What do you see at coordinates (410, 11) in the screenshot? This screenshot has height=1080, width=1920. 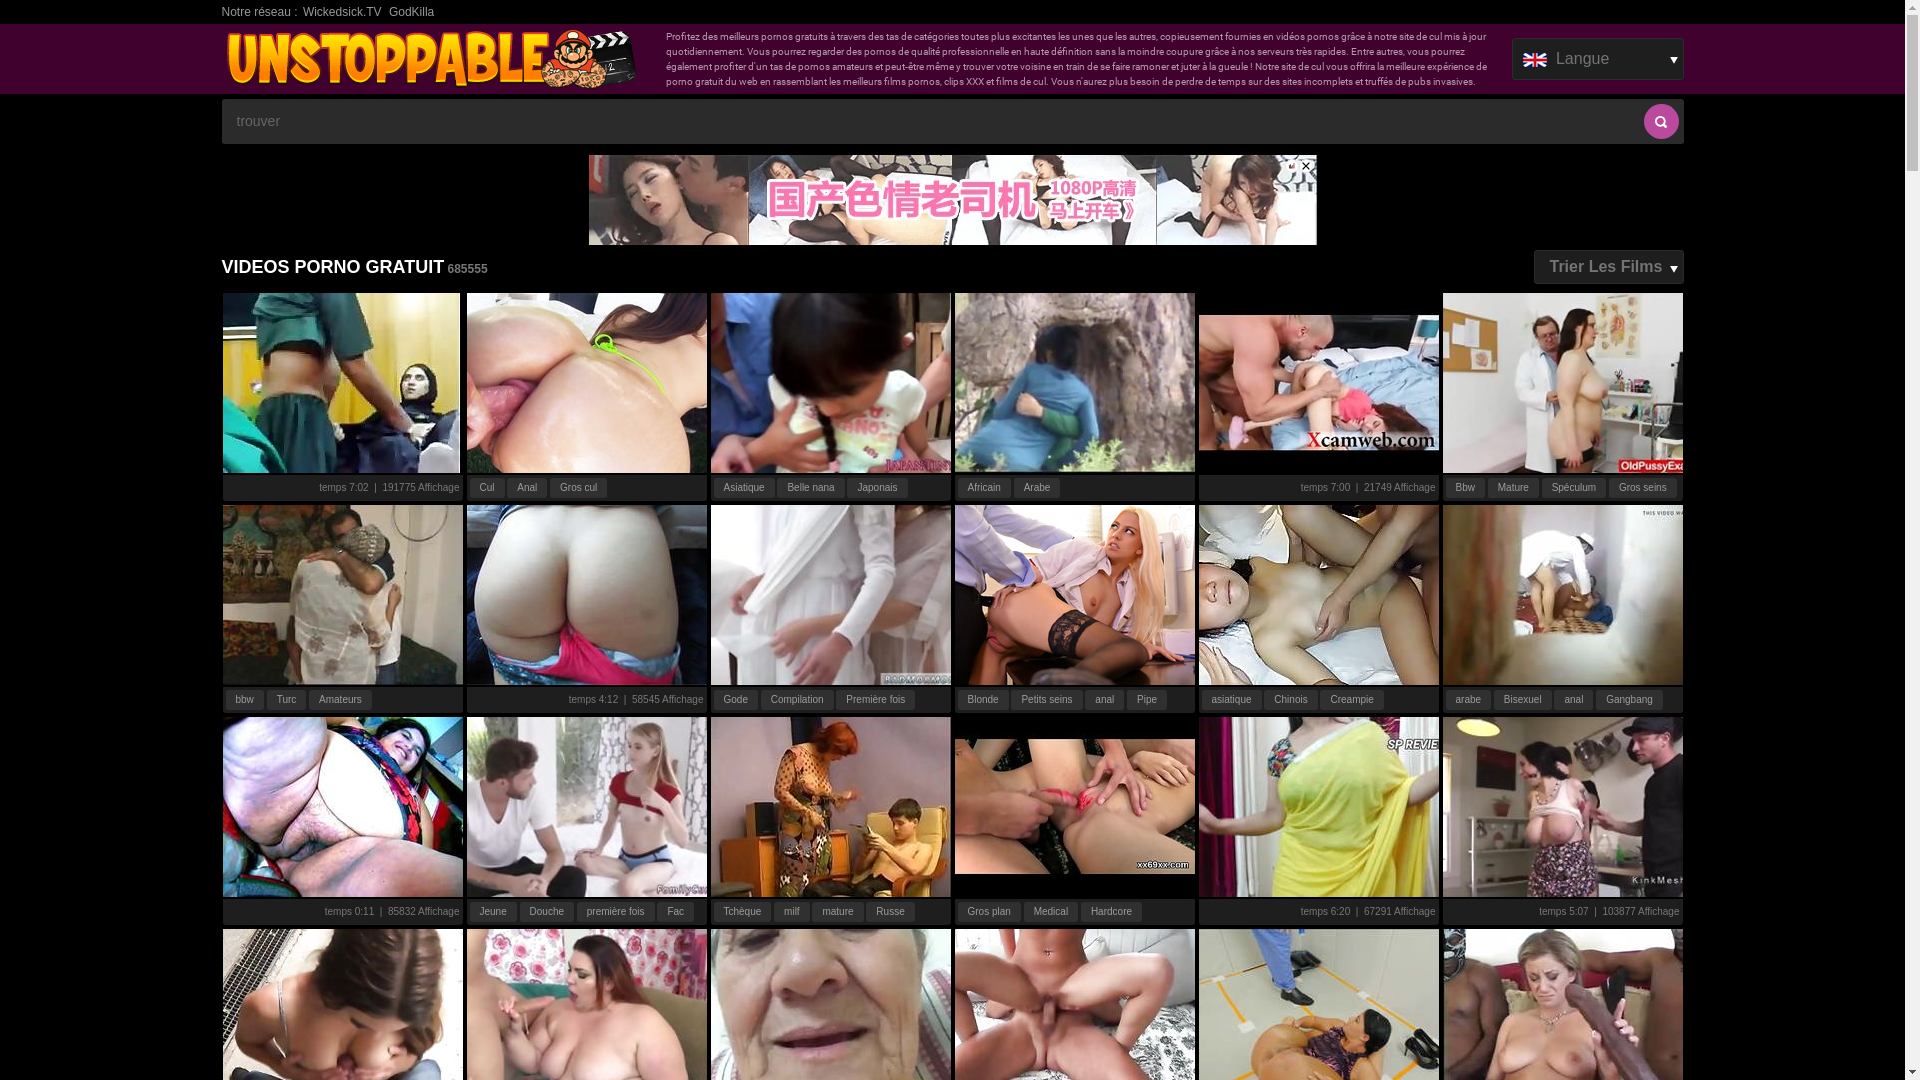 I see `'GodKilla'` at bounding box center [410, 11].